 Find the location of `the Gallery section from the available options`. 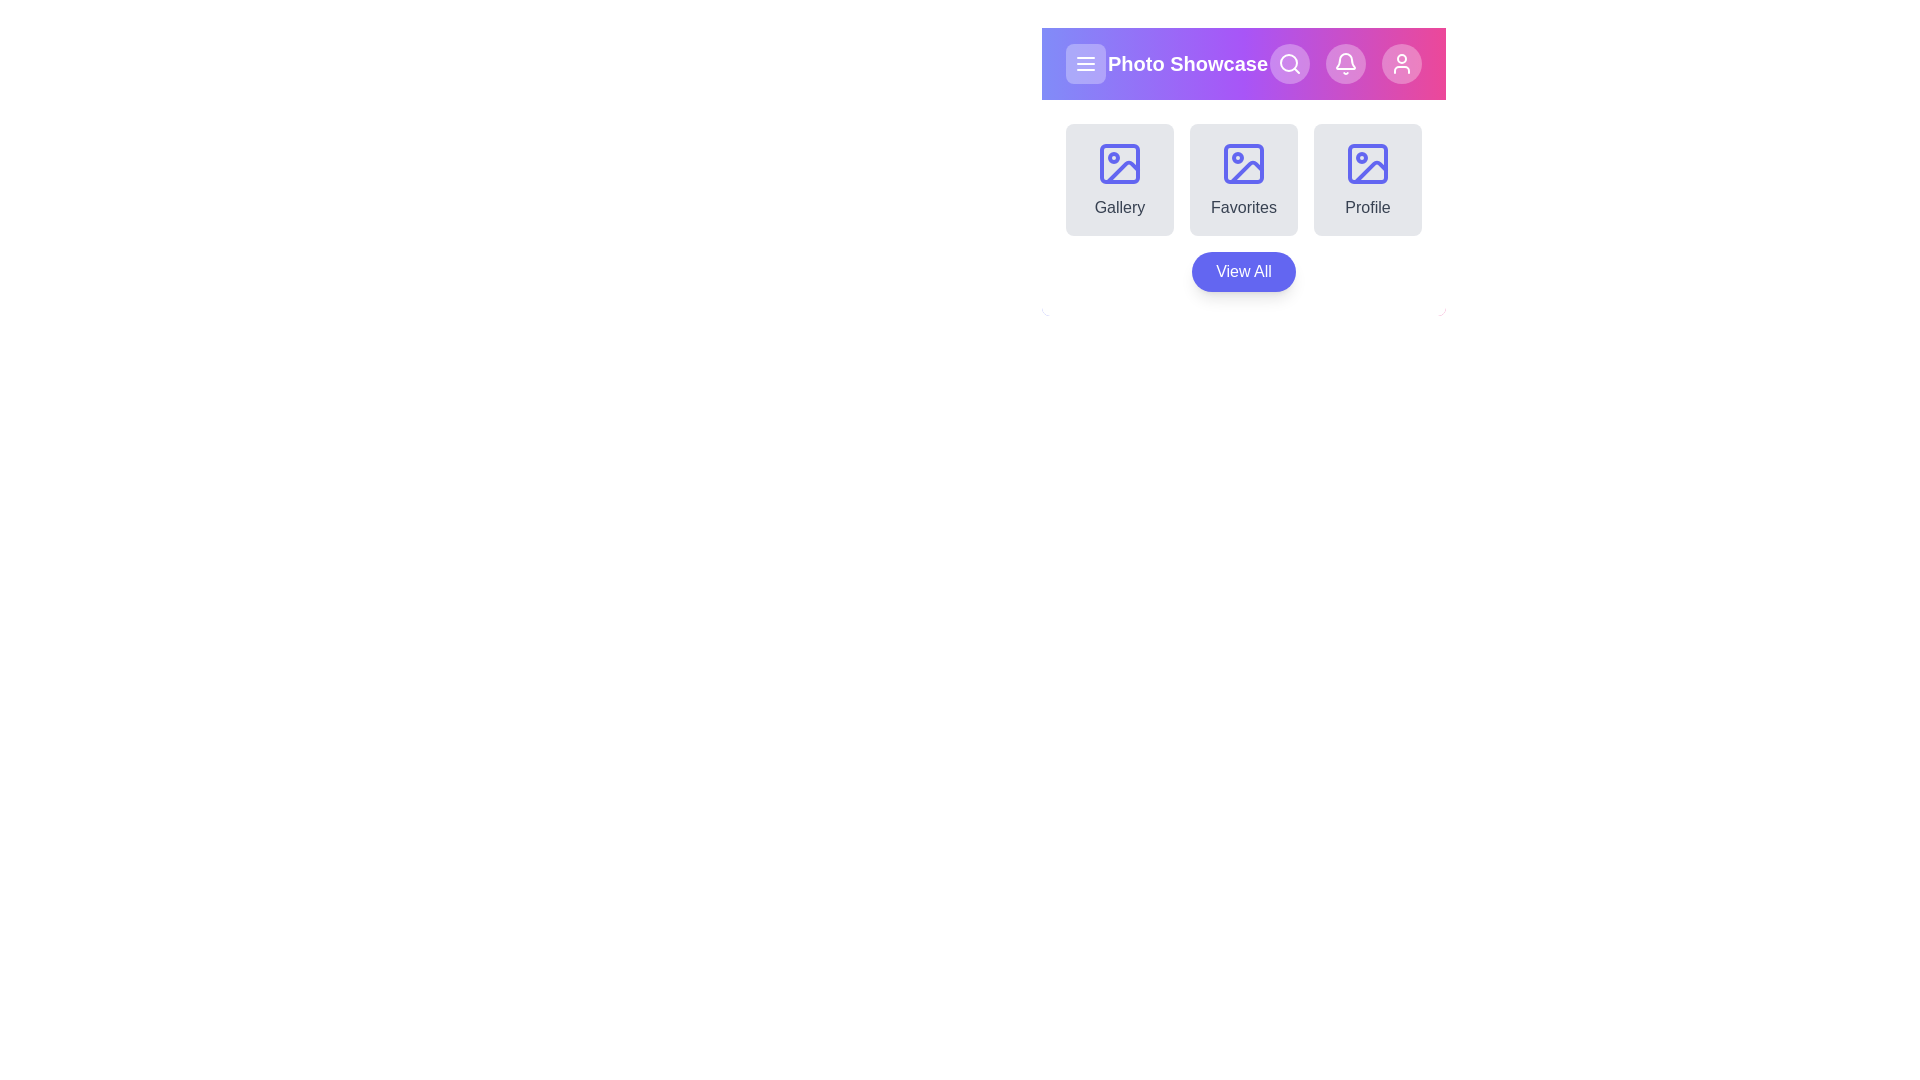

the Gallery section from the available options is located at coordinates (1118, 180).